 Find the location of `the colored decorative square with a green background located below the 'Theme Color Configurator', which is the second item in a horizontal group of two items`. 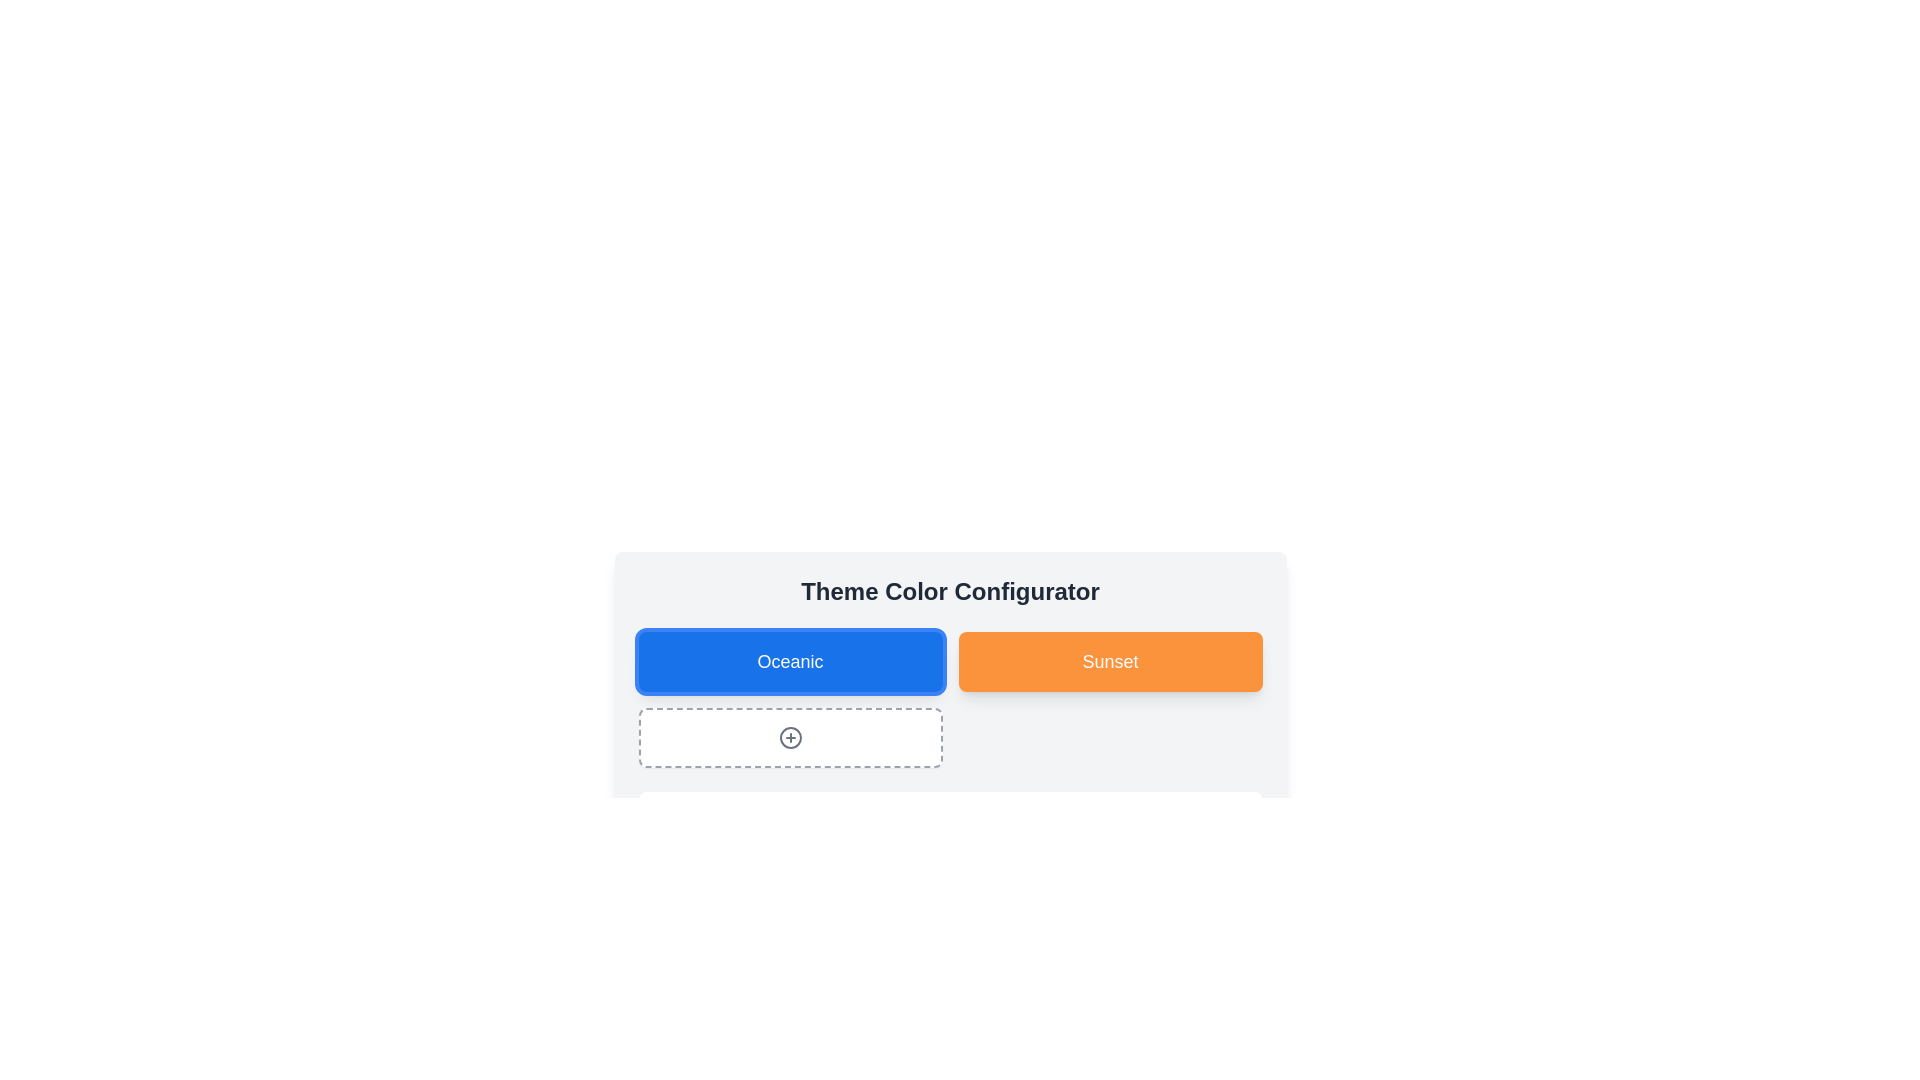

the colored decorative square with a green background located below the 'Theme Color Configurator', which is the second item in a horizontal group of two items is located at coordinates (765, 882).